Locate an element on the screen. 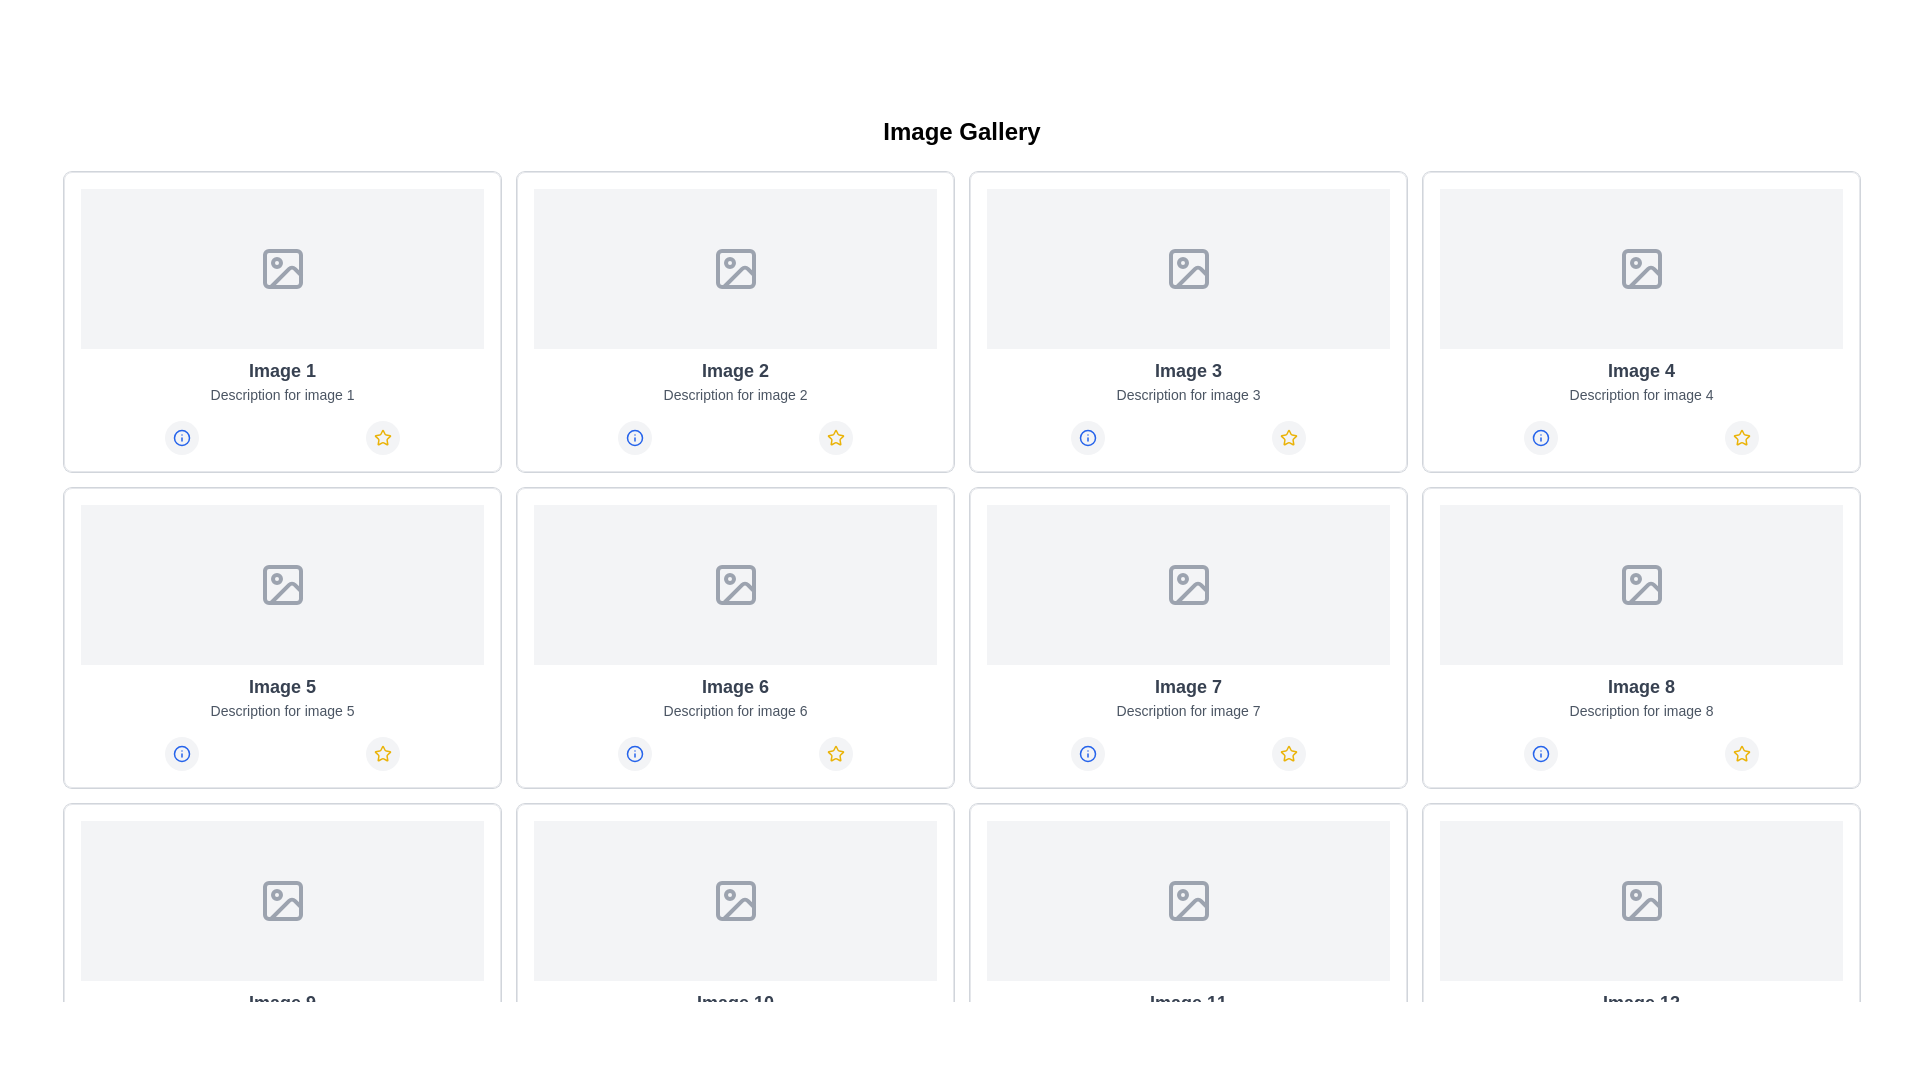 This screenshot has height=1080, width=1920. the icon located in the center of the second tile in the top row of the image gallery grid, which serves as a visual placeholder or representation of an image is located at coordinates (734, 268).